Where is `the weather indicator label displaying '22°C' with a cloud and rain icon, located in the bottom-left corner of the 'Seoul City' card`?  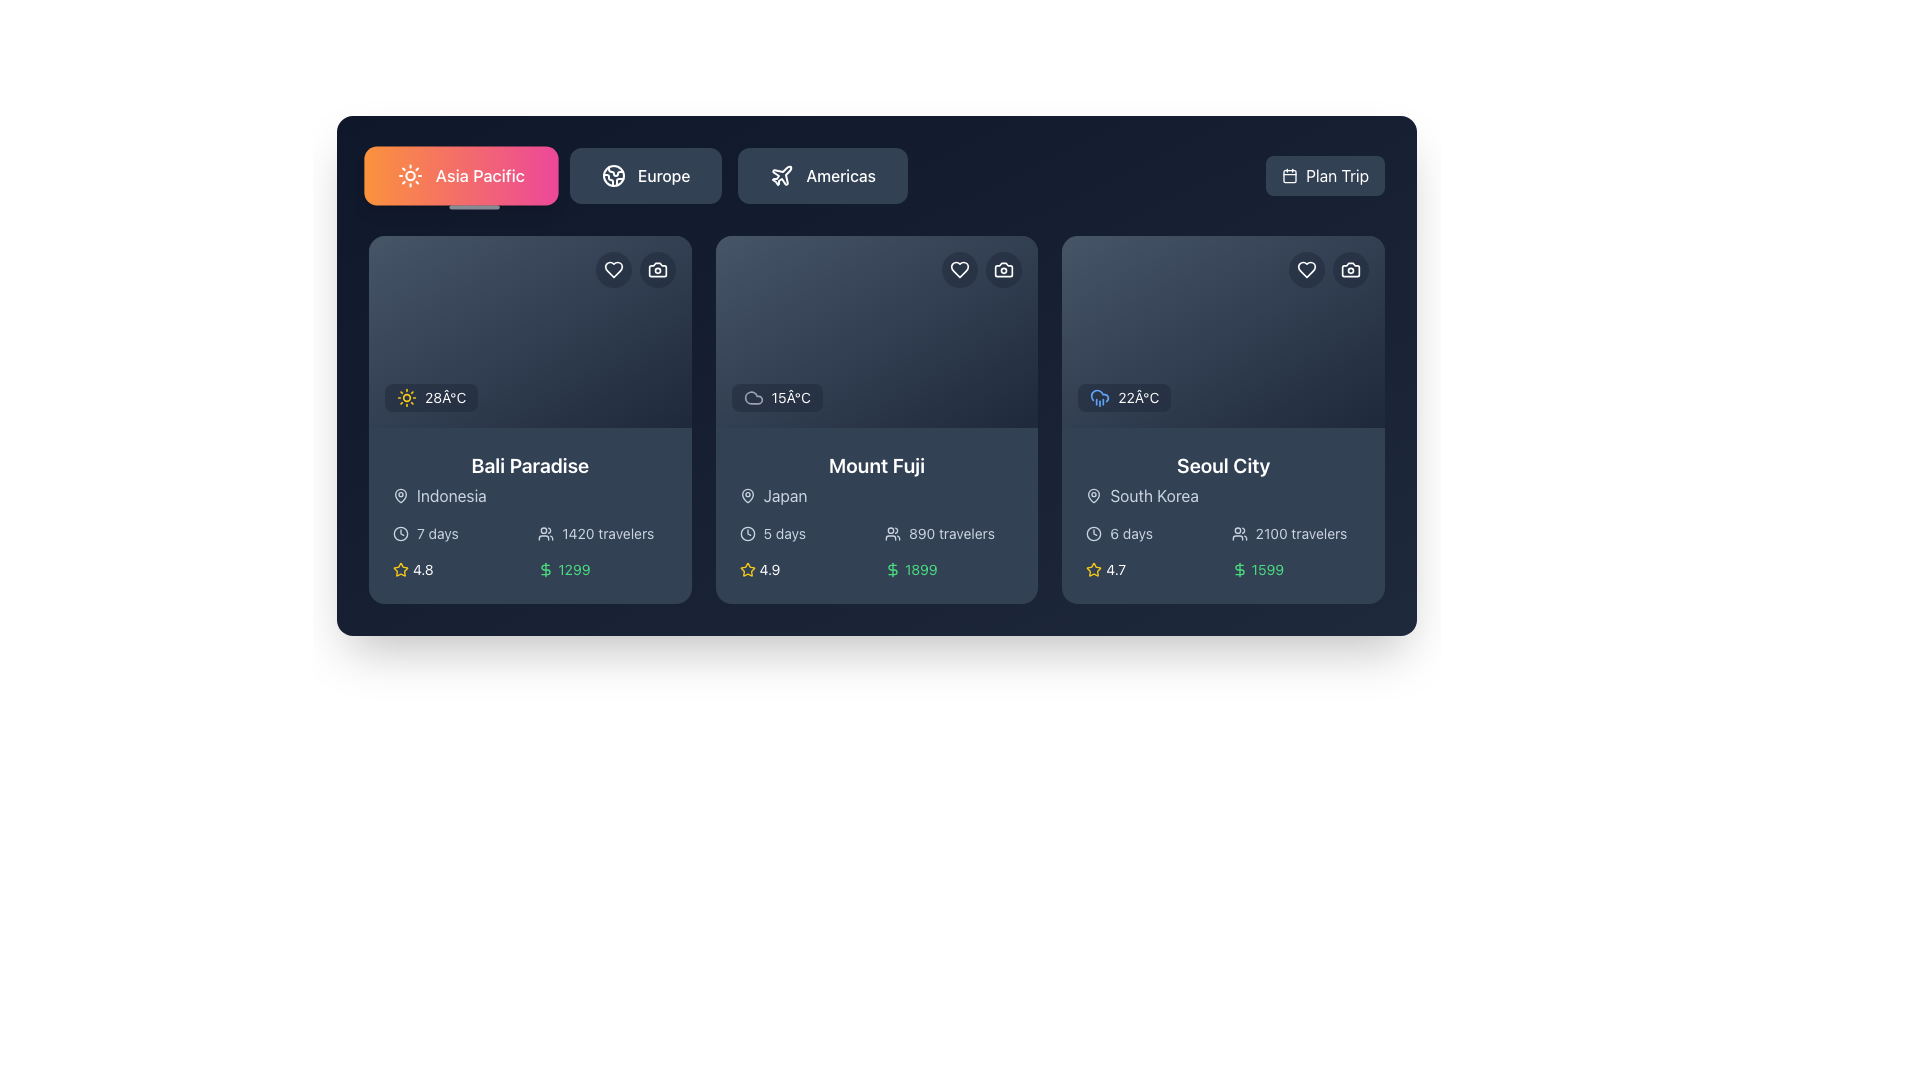 the weather indicator label displaying '22°C' with a cloud and rain icon, located in the bottom-left corner of the 'Seoul City' card is located at coordinates (1124, 397).